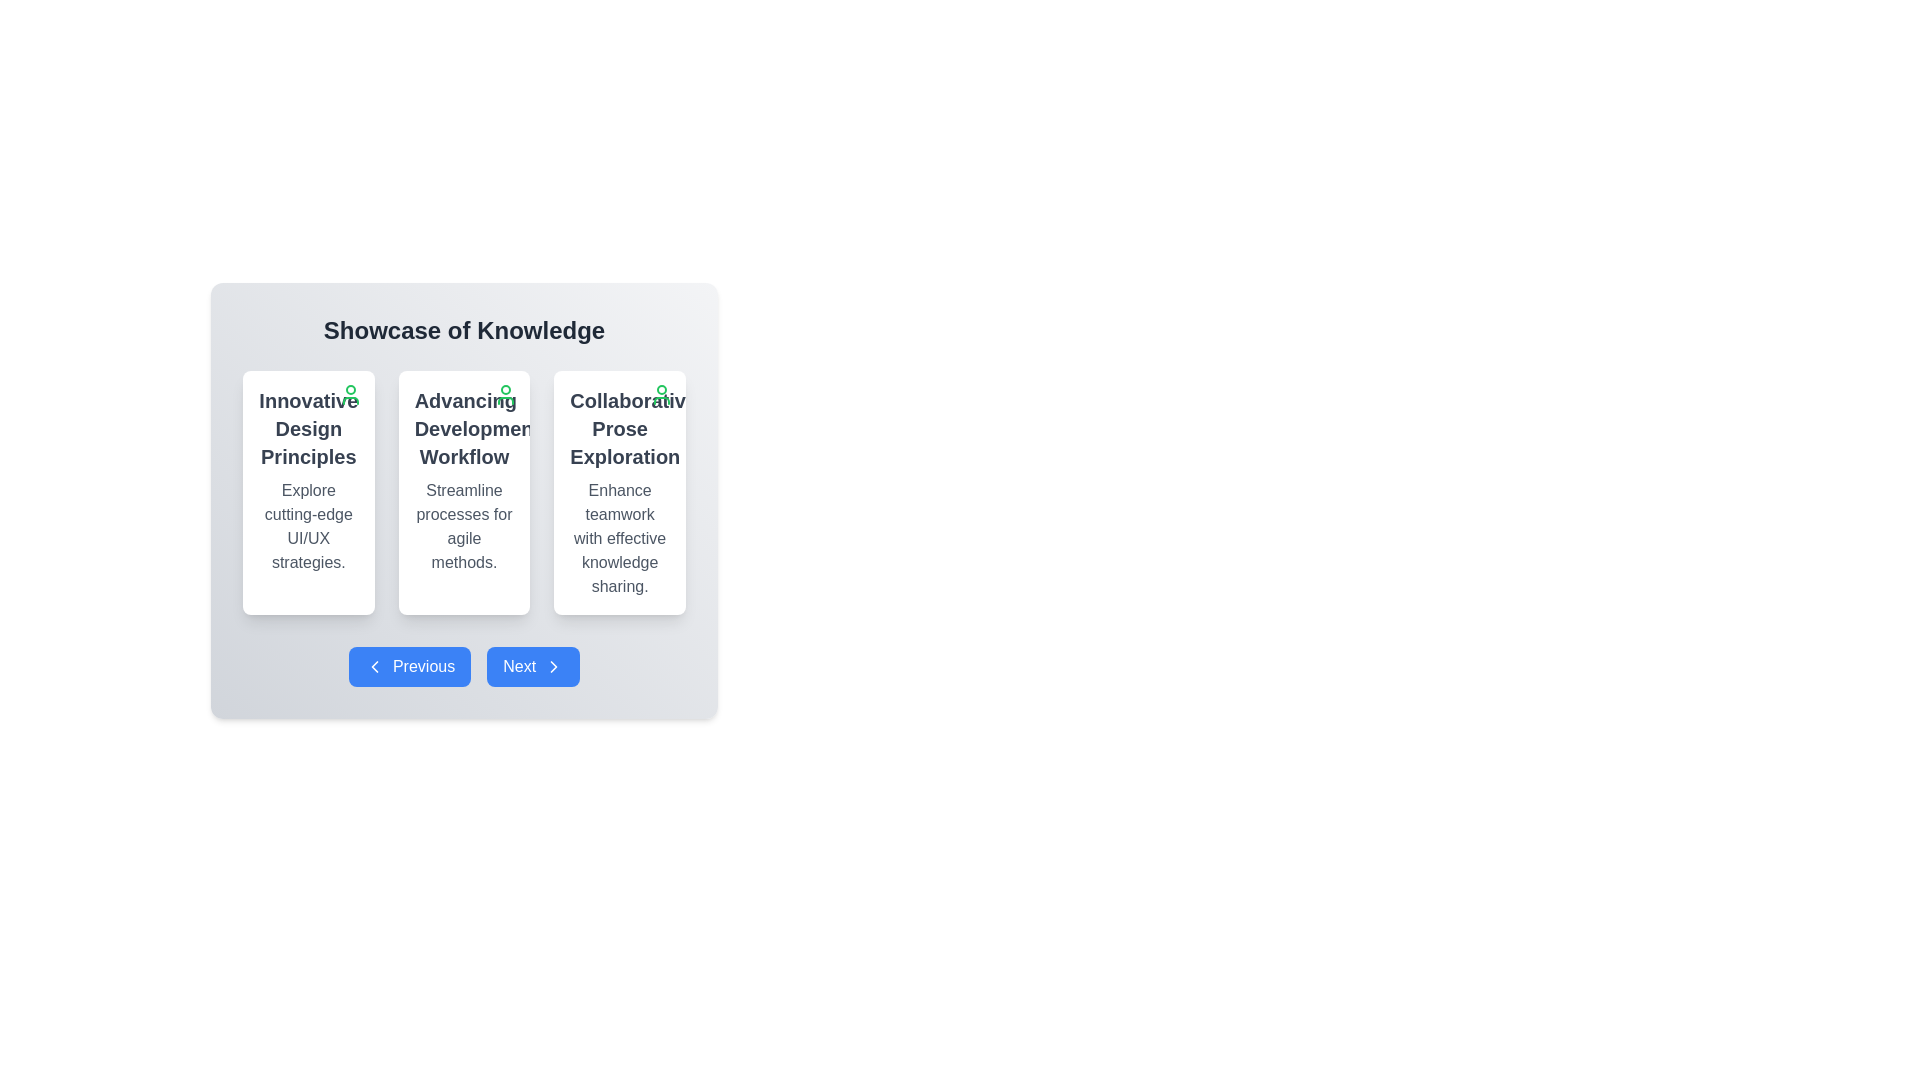 The height and width of the screenshot is (1080, 1920). Describe the element at coordinates (374, 667) in the screenshot. I see `the left-pointing arrowhead icon located within the 'Previous' button area, which serves as a graphical embellishment for the button` at that location.